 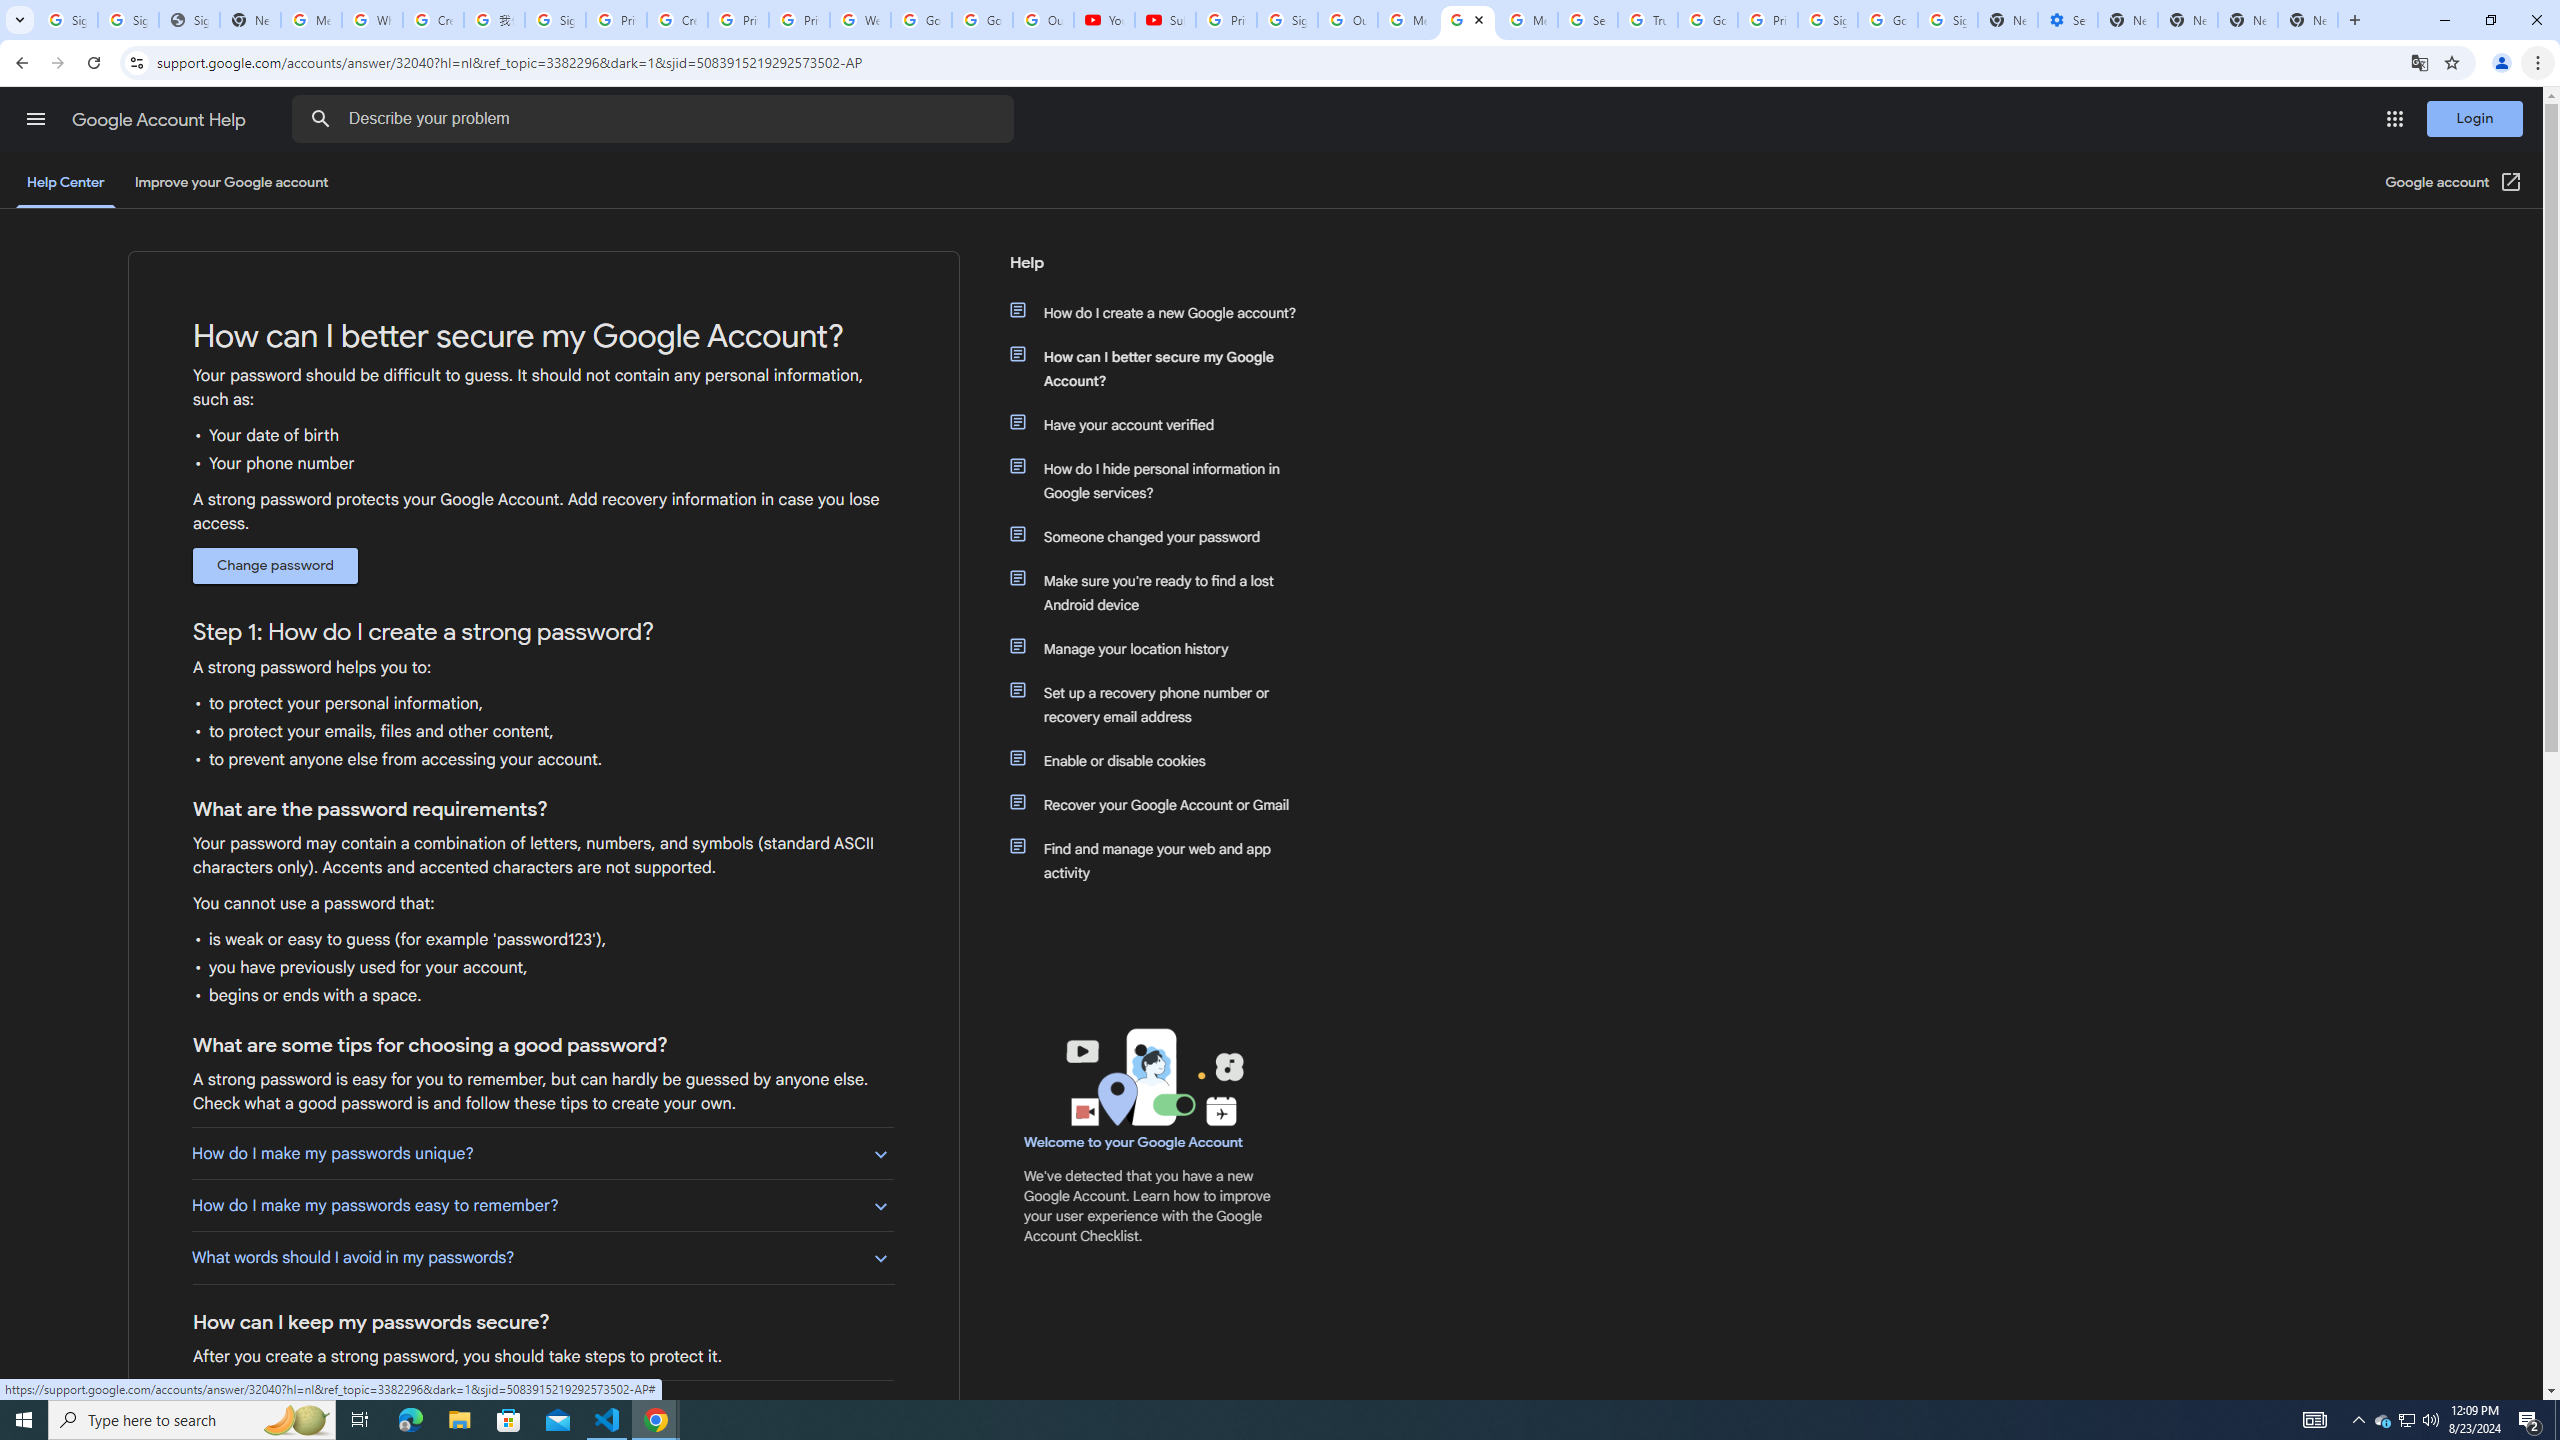 What do you see at coordinates (2307, 19) in the screenshot?
I see `'New Tab'` at bounding box center [2307, 19].